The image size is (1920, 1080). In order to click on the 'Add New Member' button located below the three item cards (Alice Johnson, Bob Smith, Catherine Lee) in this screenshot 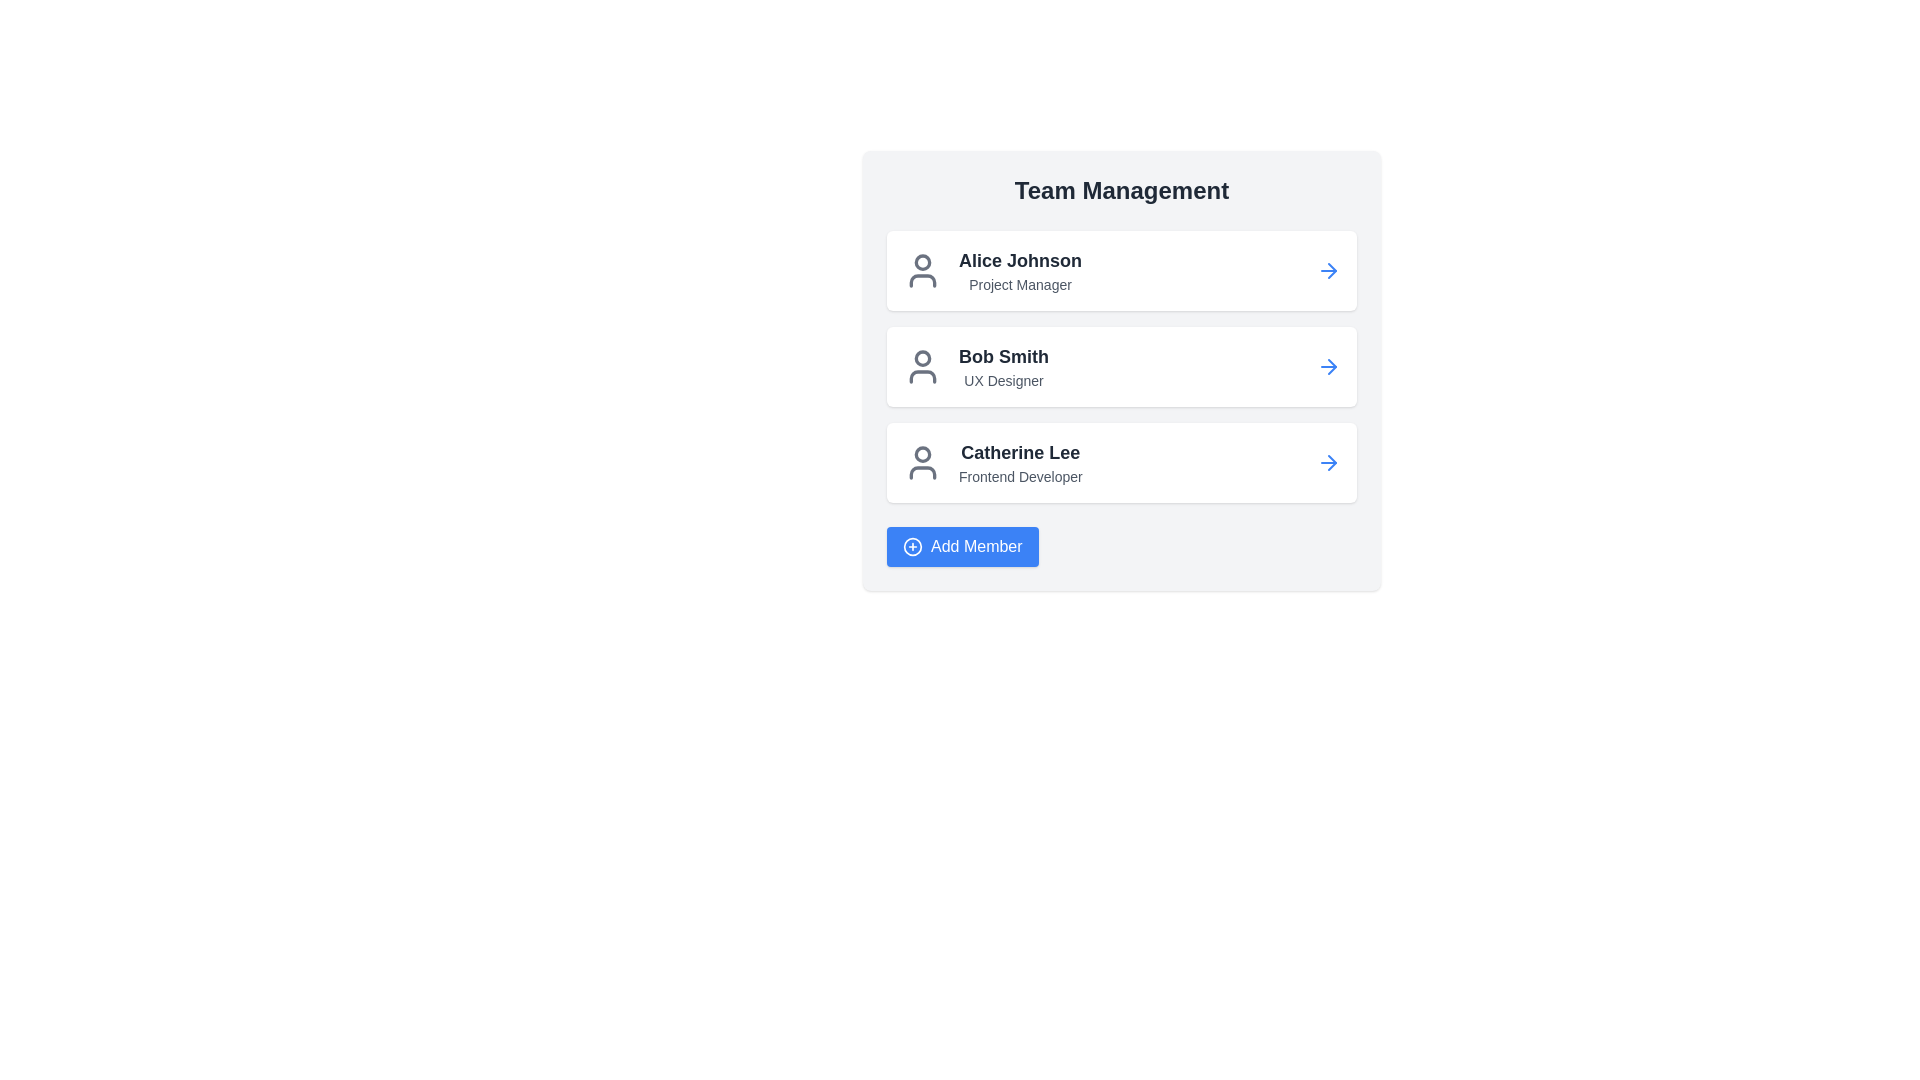, I will do `click(962, 547)`.